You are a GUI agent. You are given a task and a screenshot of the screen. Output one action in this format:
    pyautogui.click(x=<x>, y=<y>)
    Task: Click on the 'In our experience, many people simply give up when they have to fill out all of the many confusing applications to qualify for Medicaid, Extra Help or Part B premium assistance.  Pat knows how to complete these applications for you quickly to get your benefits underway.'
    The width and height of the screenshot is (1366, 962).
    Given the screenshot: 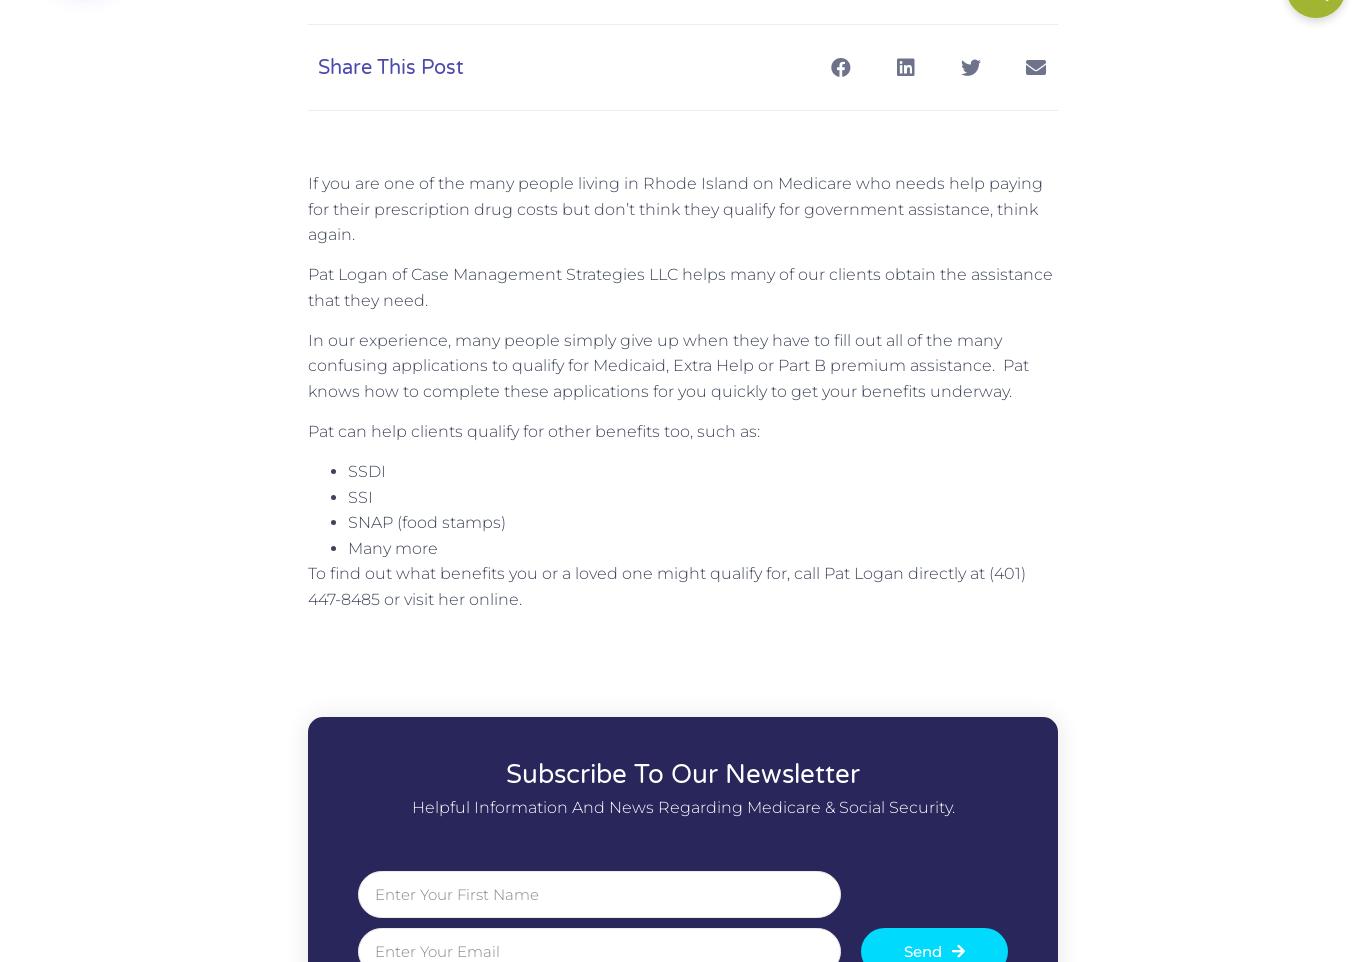 What is the action you would take?
    pyautogui.click(x=667, y=364)
    